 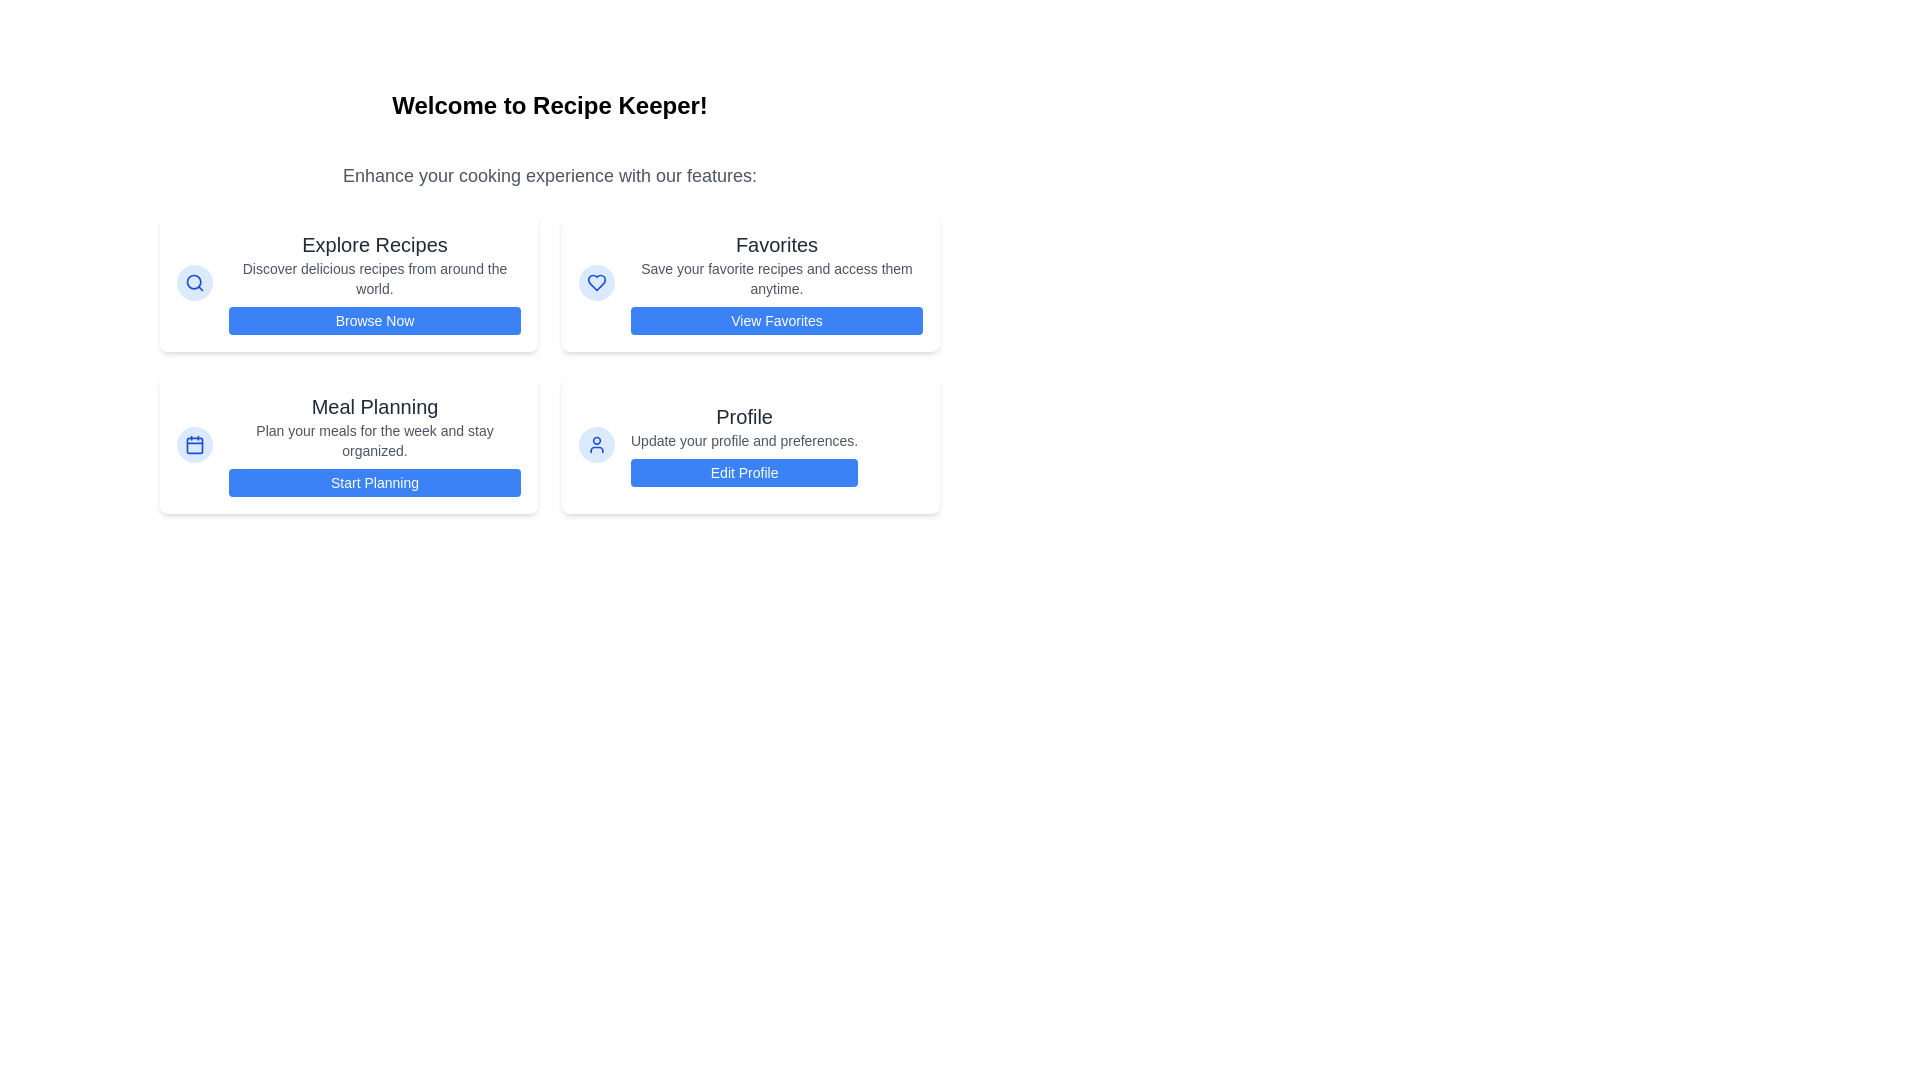 I want to click on the circular SVG graphic representing a magnifying glass in the 'Explore Recipes' card located in the upper-left section of the interface, so click(x=194, y=282).